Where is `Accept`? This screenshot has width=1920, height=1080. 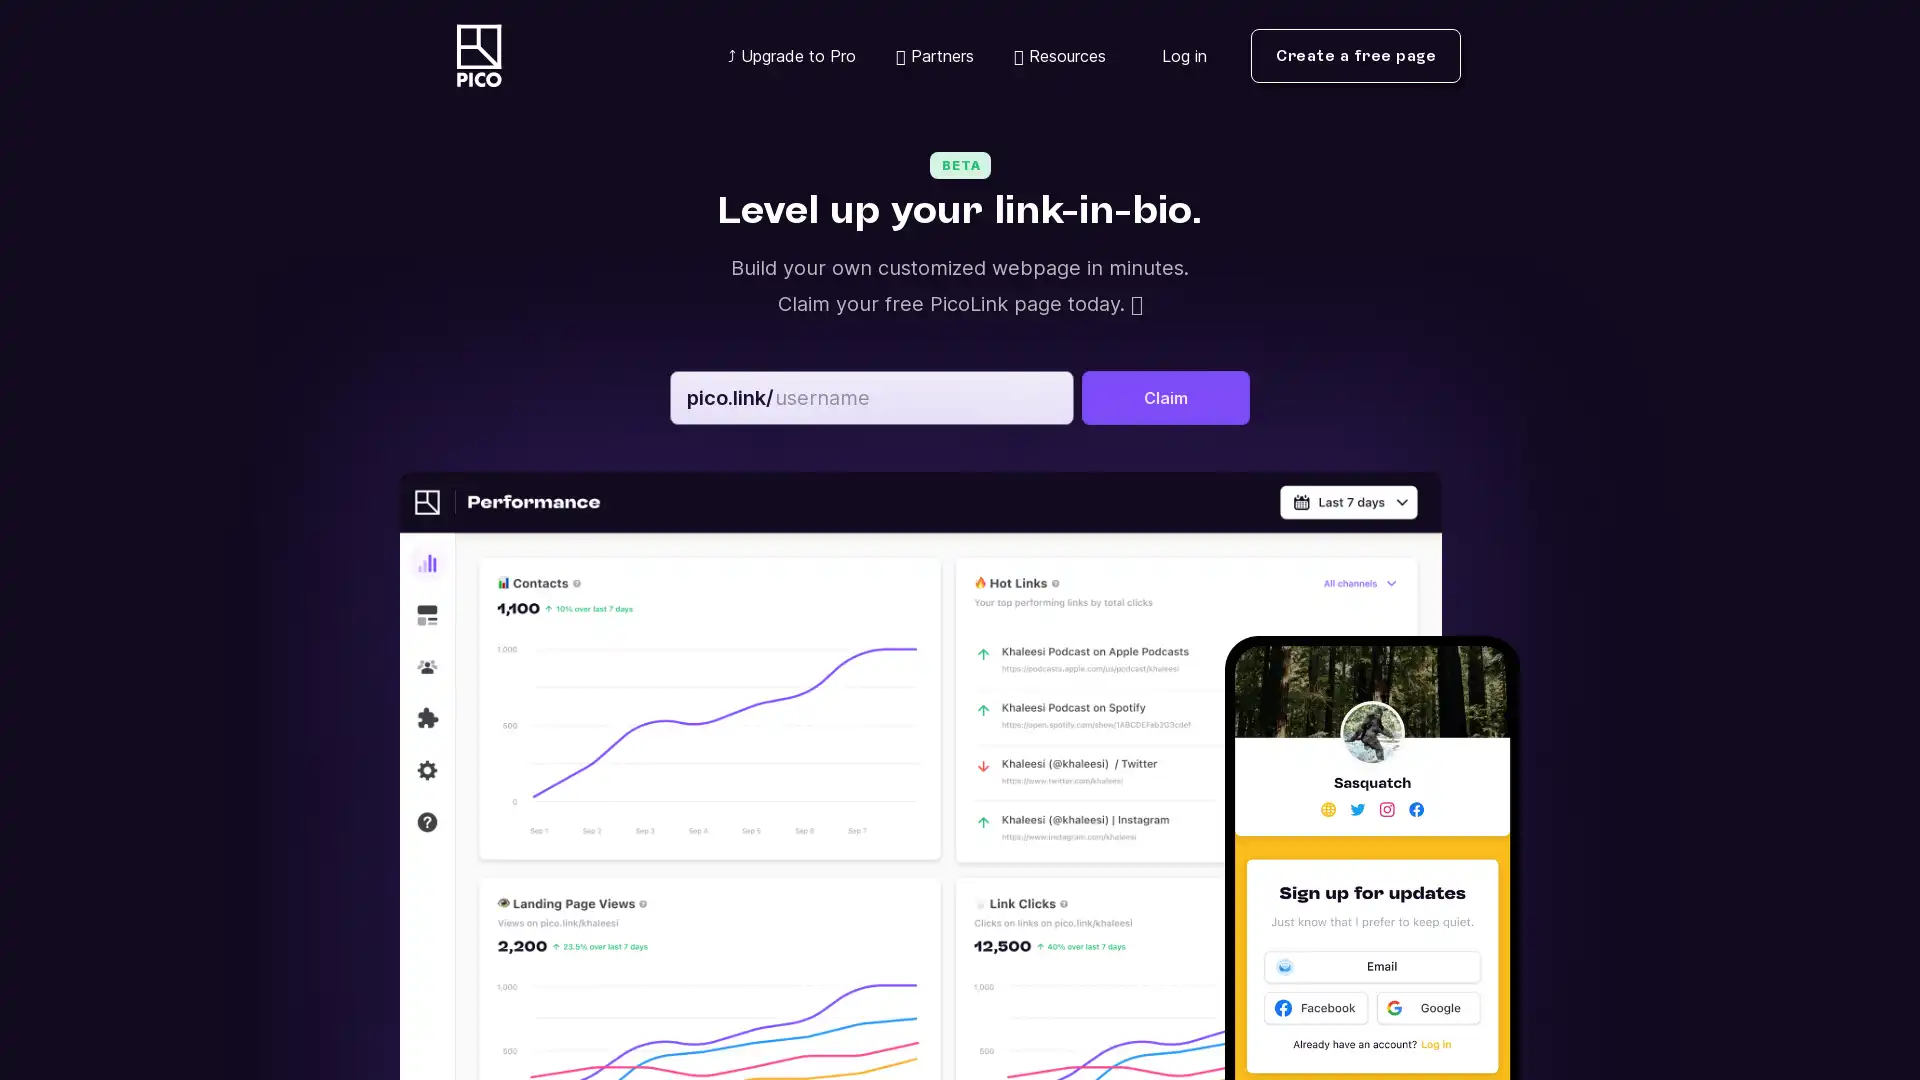
Accept is located at coordinates (1715, 986).